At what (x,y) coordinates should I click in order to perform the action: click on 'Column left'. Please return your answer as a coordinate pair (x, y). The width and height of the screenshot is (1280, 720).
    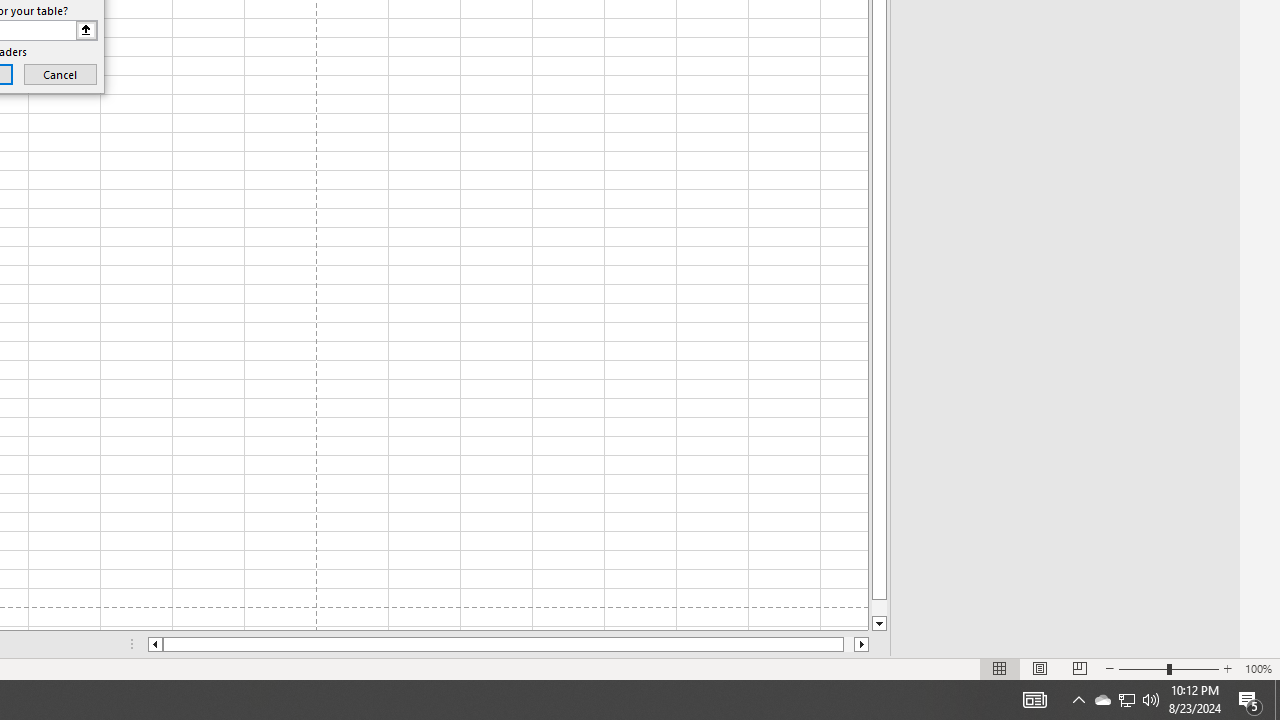
    Looking at the image, I should click on (153, 644).